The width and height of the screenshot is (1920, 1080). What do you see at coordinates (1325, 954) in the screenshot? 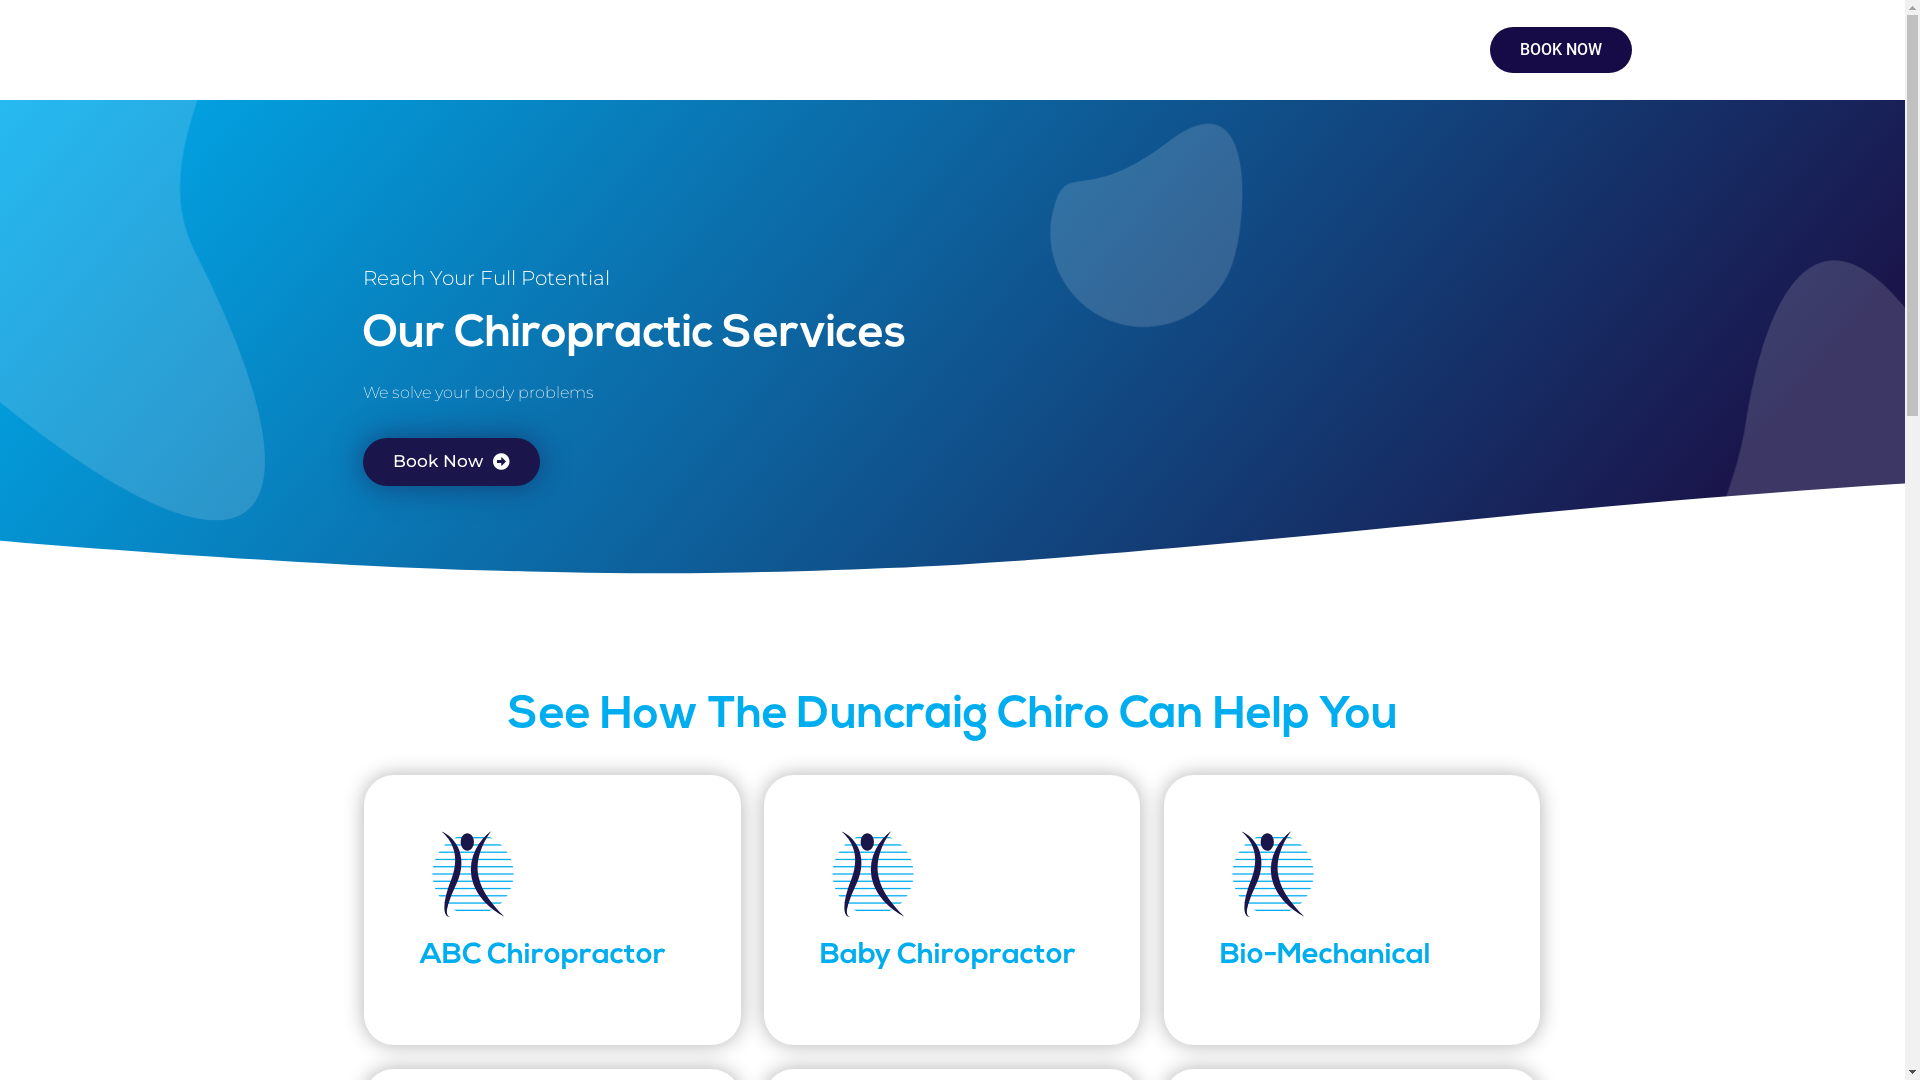
I see `'Bio-Mechanical'` at bounding box center [1325, 954].